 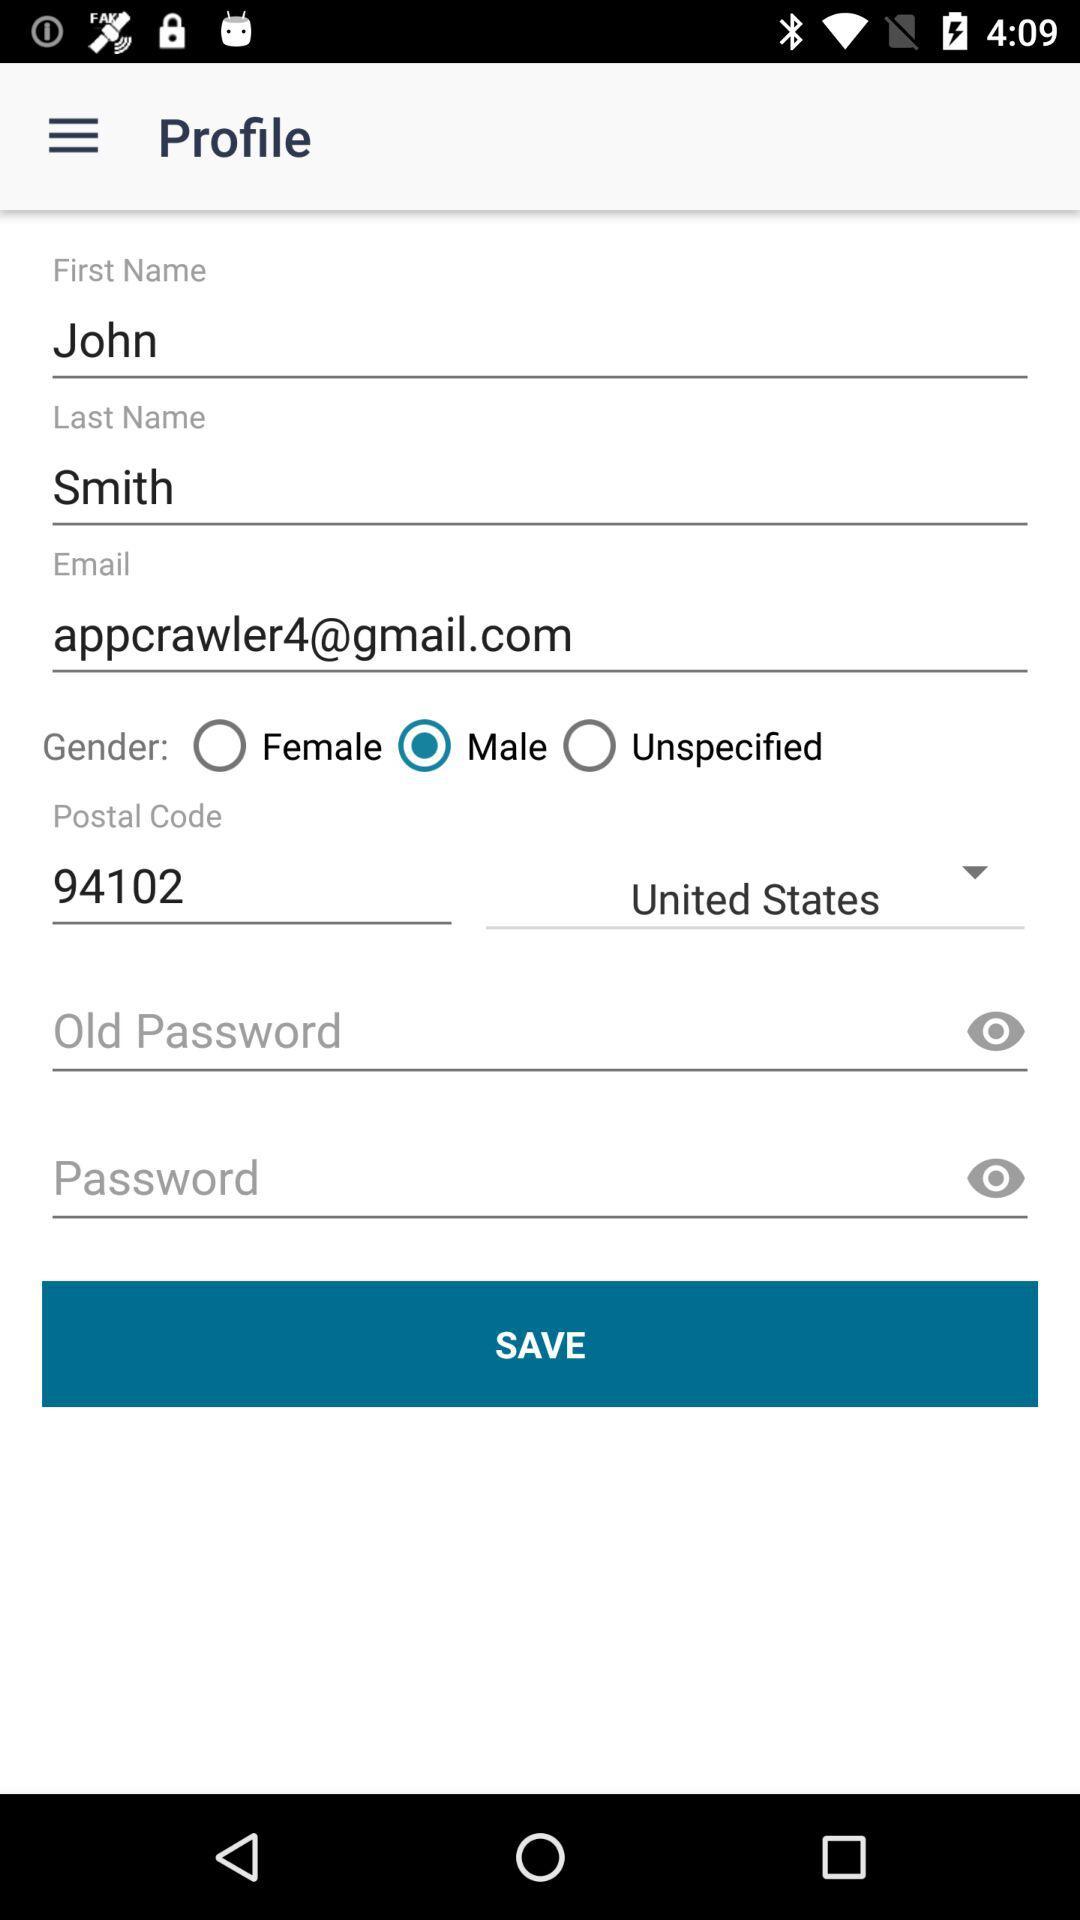 I want to click on the item above the united states icon, so click(x=465, y=744).